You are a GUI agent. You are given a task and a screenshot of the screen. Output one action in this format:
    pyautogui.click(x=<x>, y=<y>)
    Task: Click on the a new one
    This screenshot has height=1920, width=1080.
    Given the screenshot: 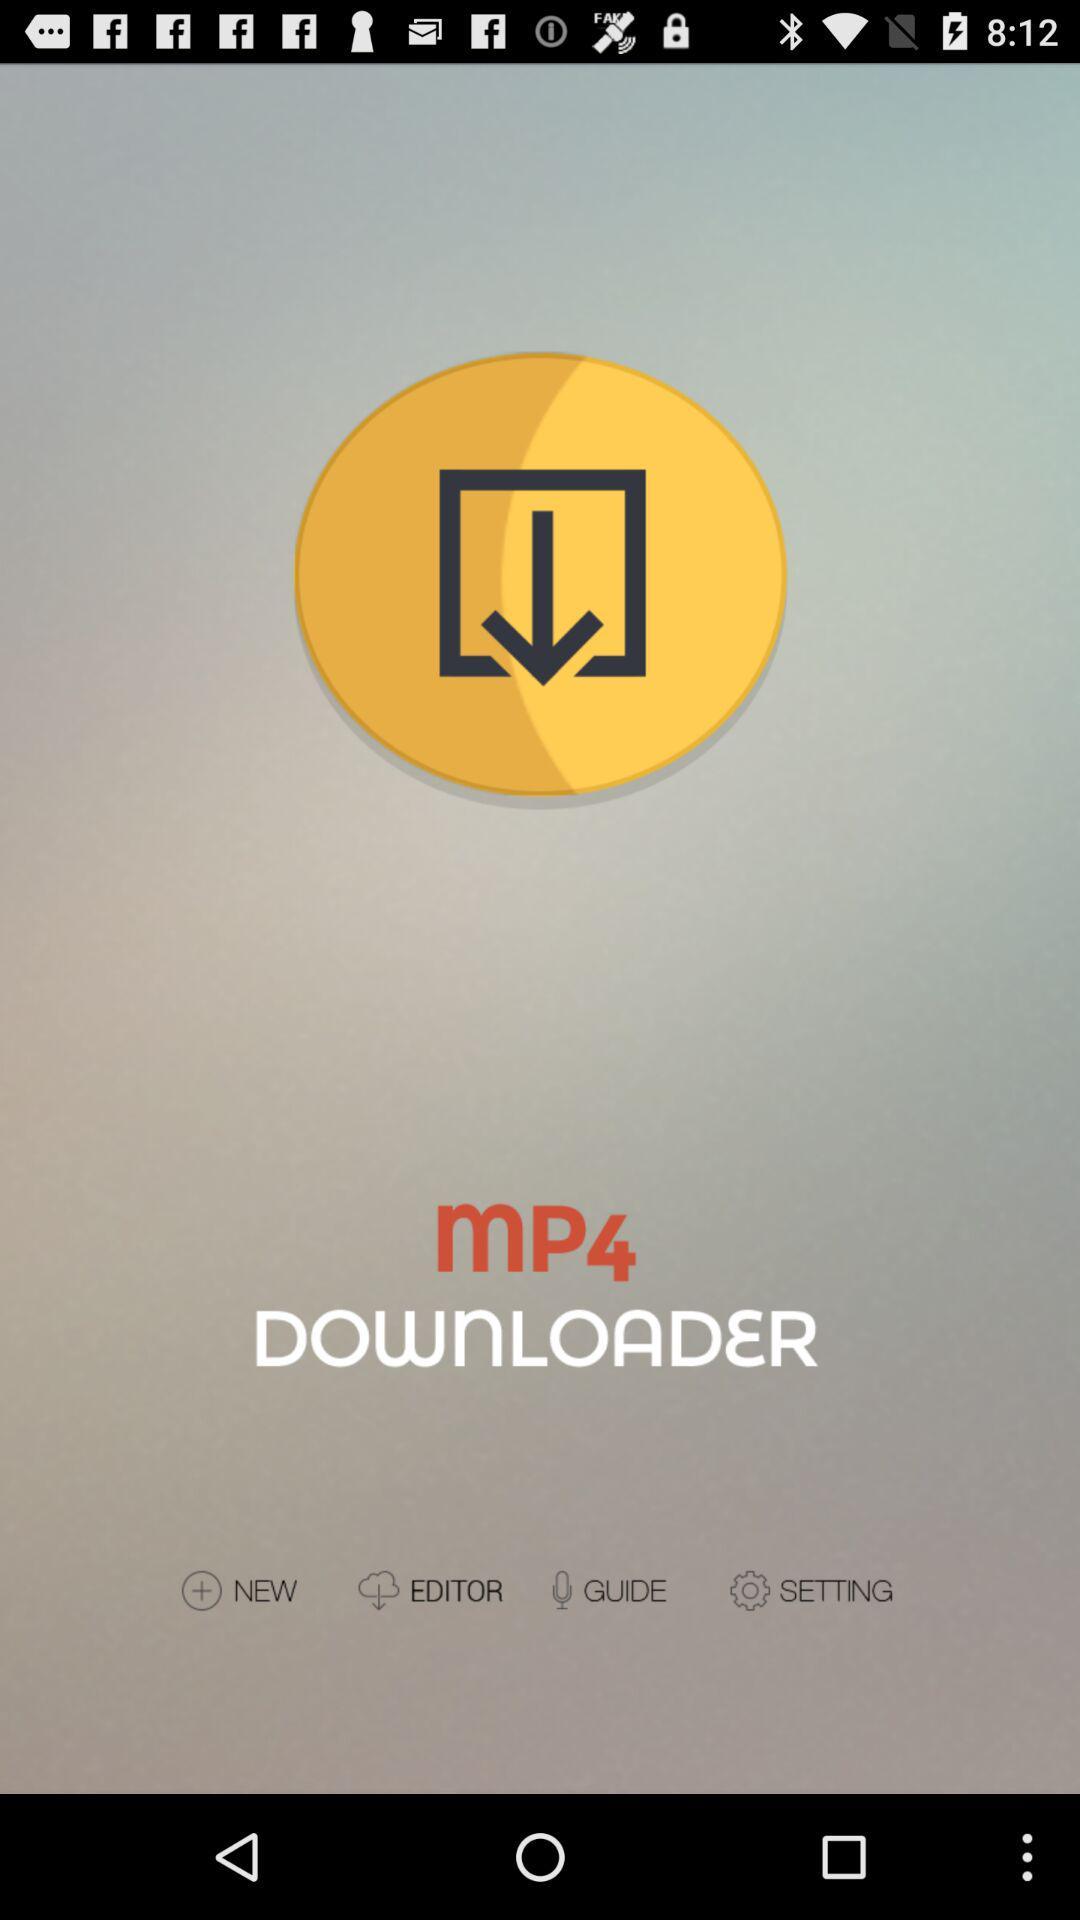 What is the action you would take?
    pyautogui.click(x=259, y=1589)
    